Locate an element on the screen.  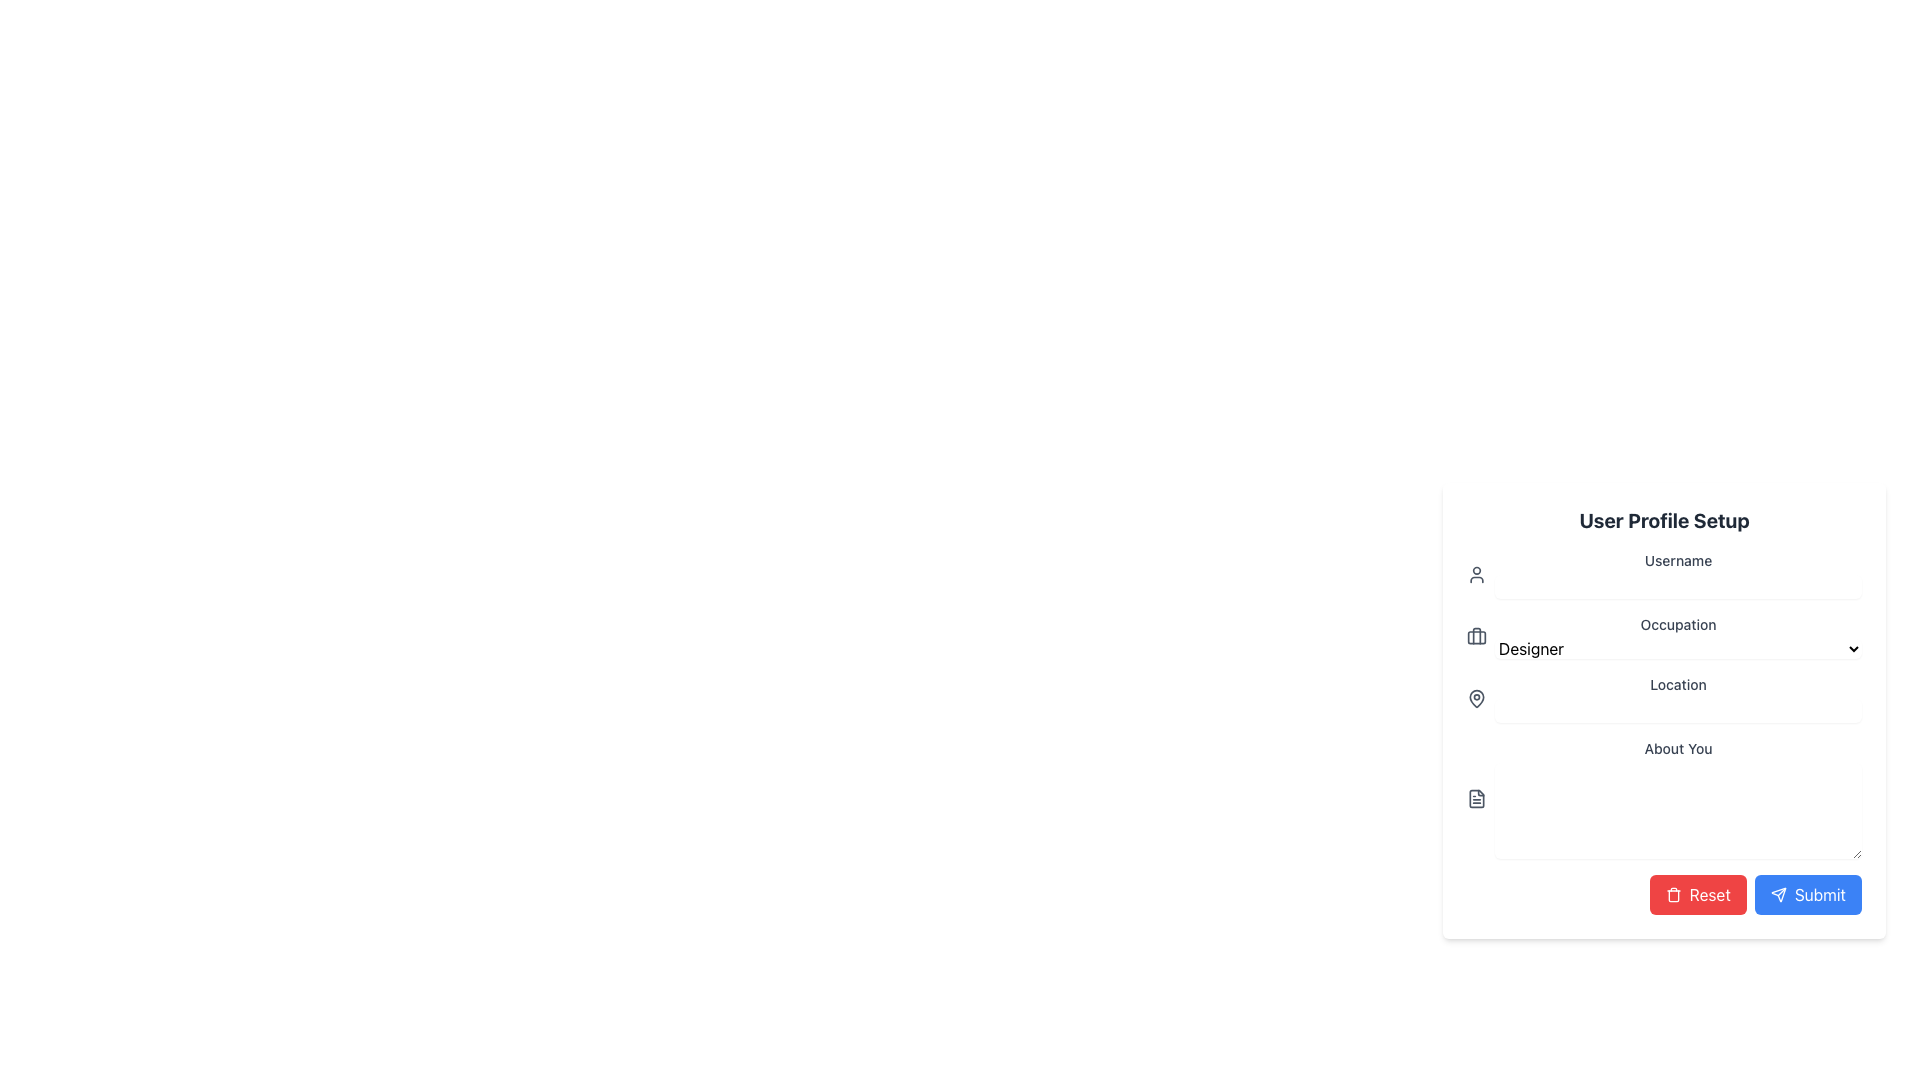
text of the label associated with the 'Submit' button, located towards the right side and next to an icon is located at coordinates (1820, 893).